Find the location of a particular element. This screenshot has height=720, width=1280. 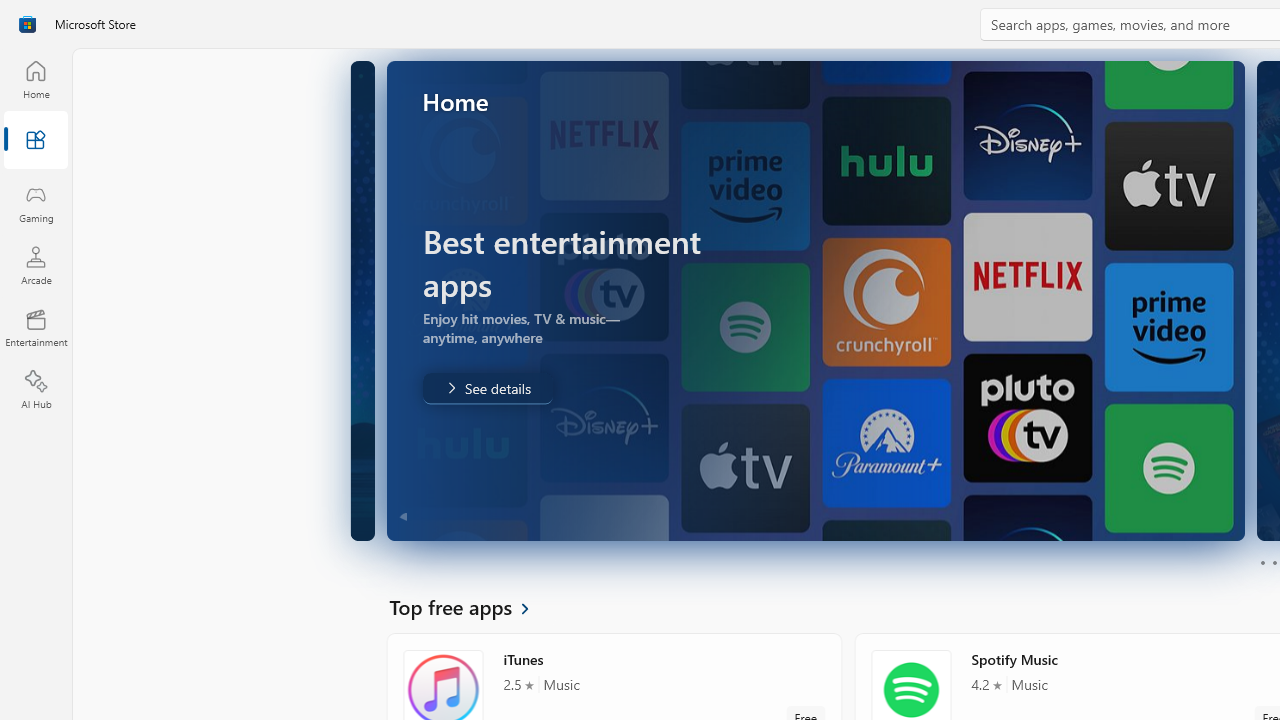

'Page 2' is located at coordinates (1273, 563).